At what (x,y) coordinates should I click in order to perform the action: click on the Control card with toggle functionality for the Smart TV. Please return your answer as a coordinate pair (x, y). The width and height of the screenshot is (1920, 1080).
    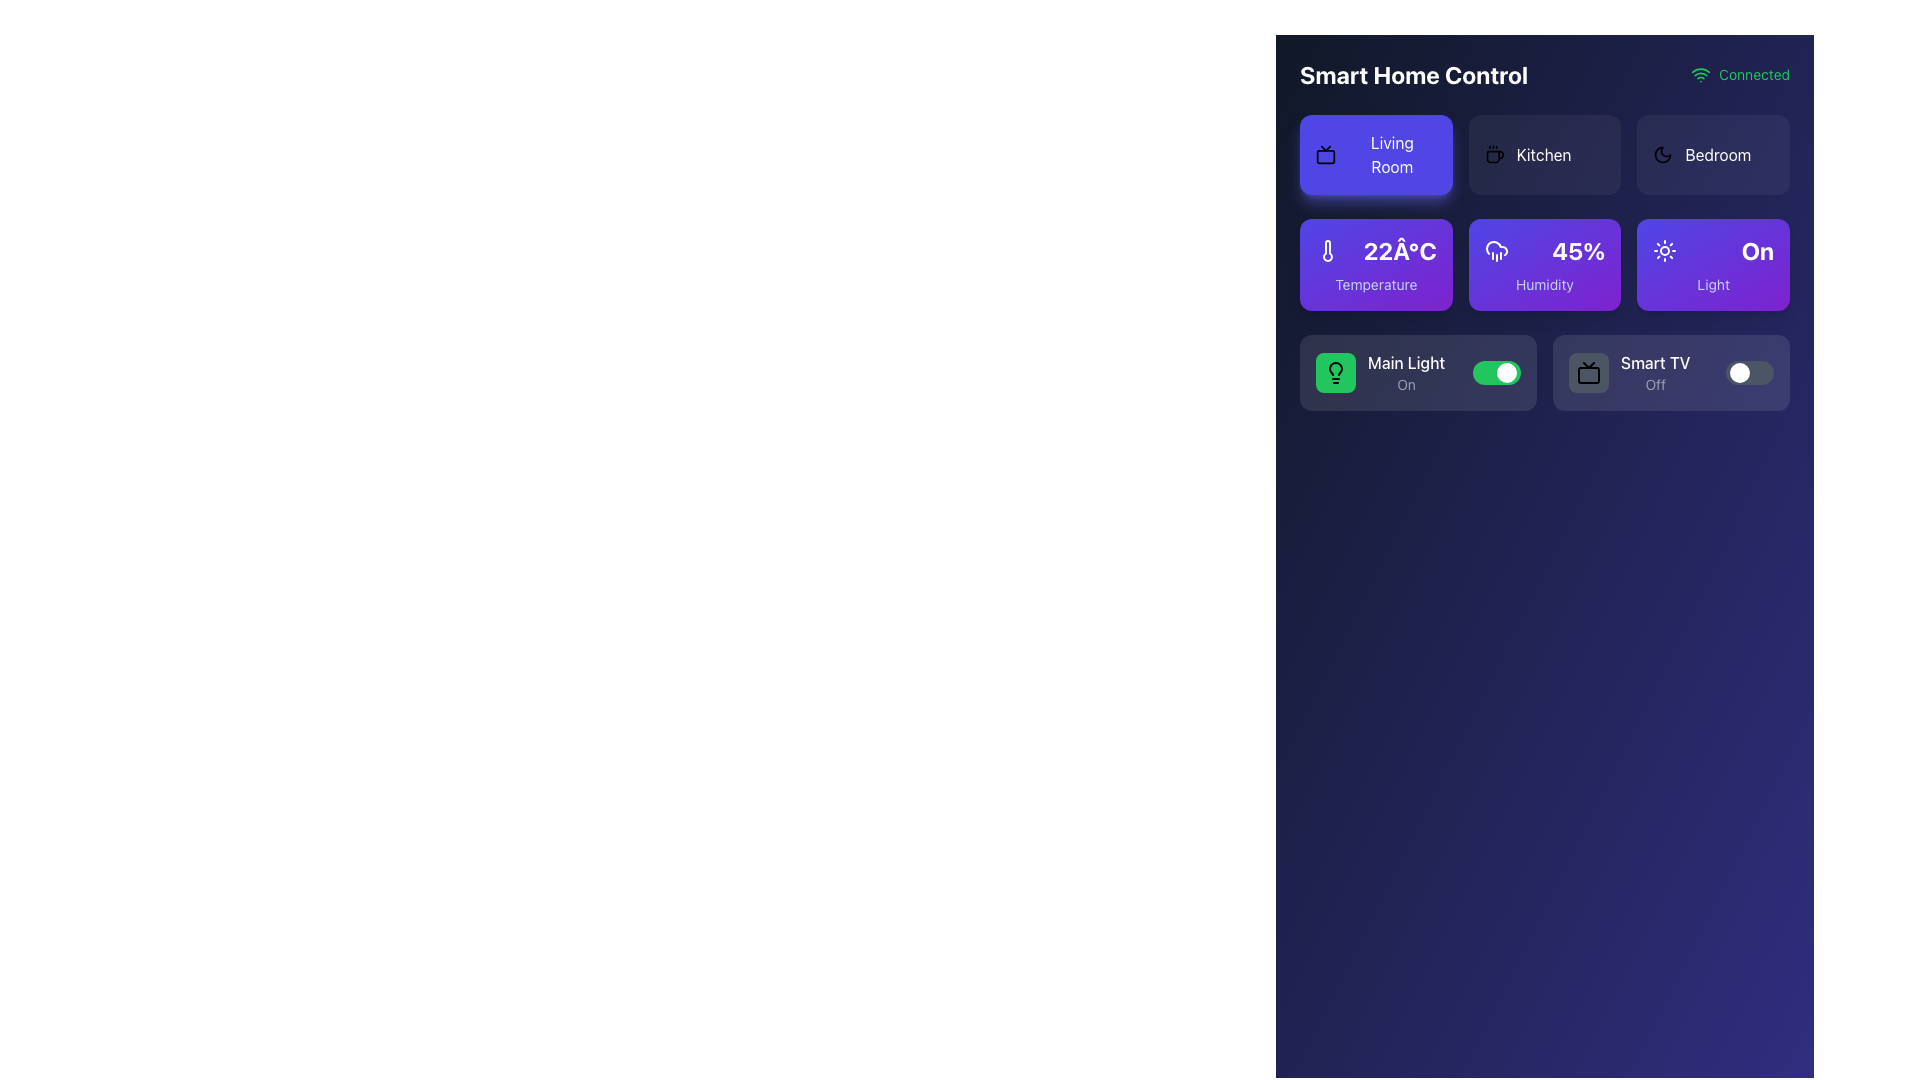
    Looking at the image, I should click on (1671, 373).